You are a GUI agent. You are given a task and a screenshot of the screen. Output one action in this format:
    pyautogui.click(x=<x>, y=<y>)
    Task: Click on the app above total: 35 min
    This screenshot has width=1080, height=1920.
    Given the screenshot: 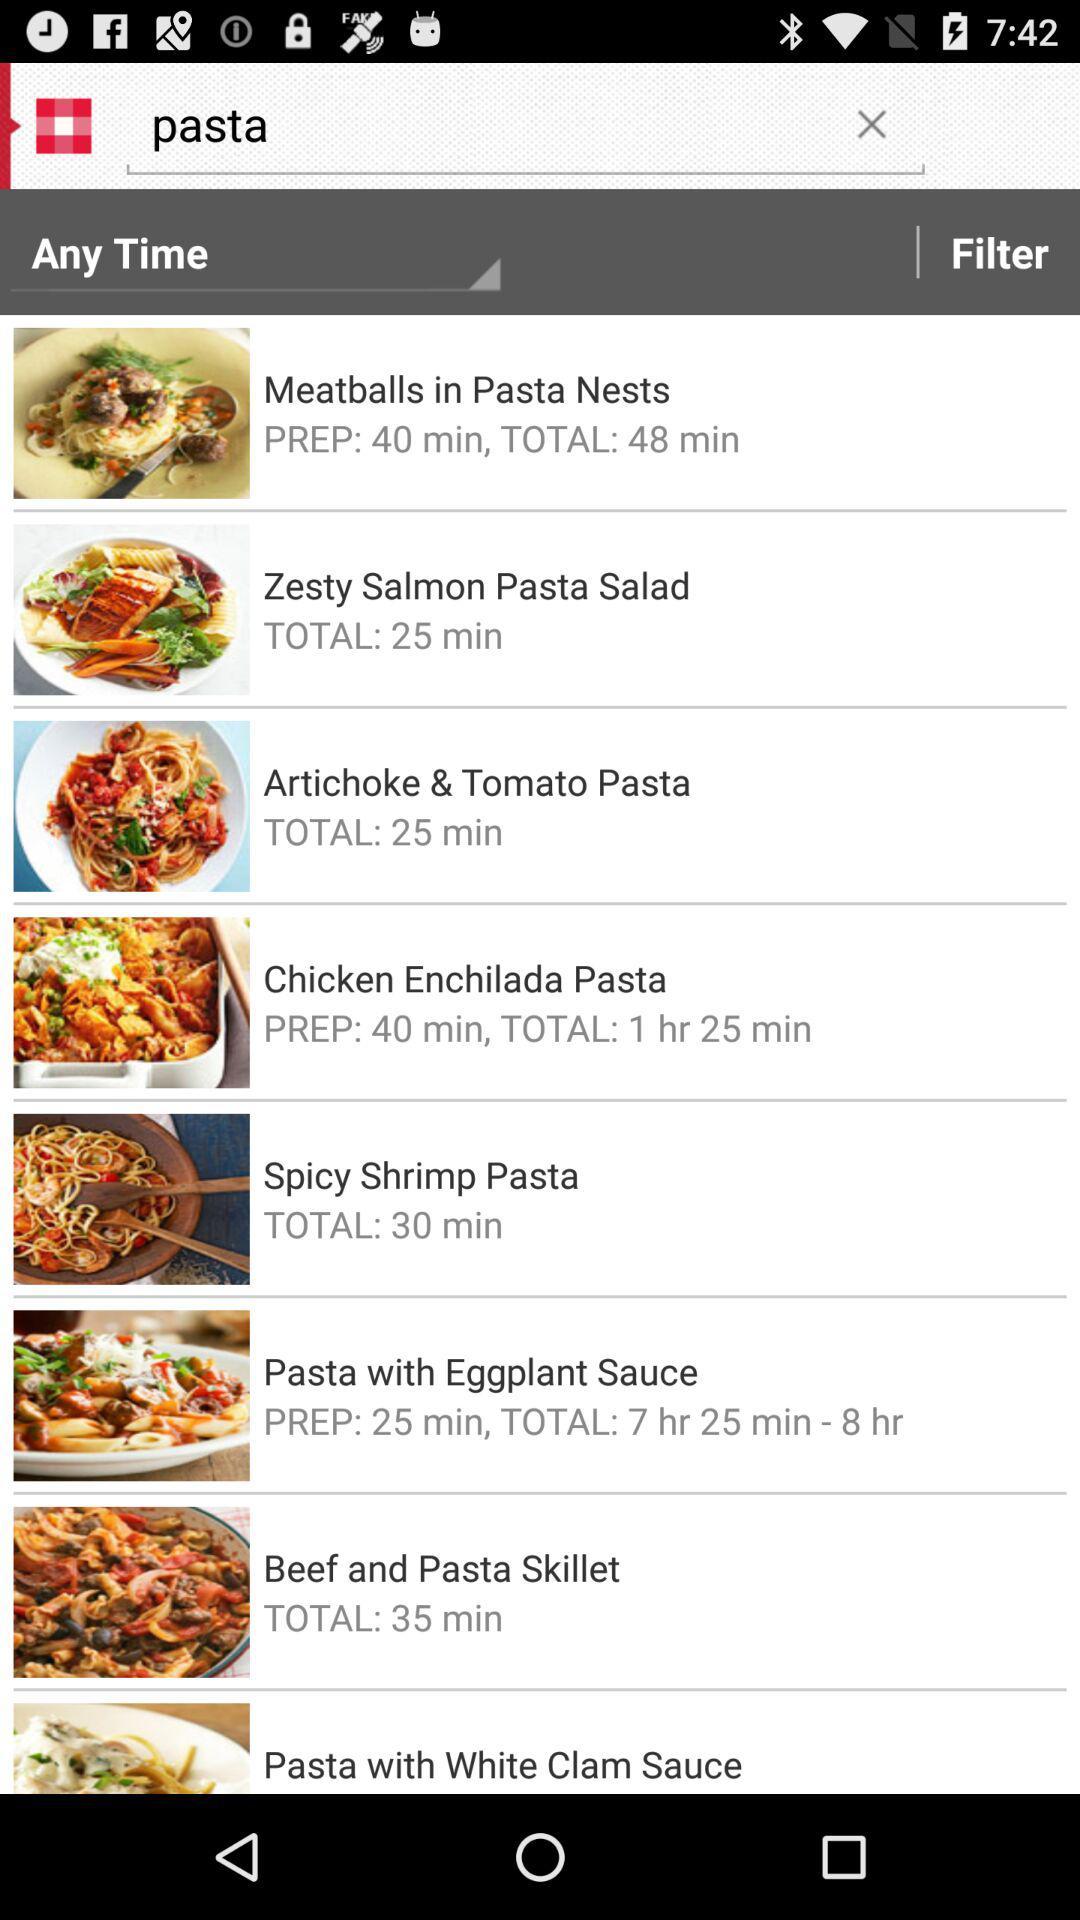 What is the action you would take?
    pyautogui.click(x=658, y=1566)
    